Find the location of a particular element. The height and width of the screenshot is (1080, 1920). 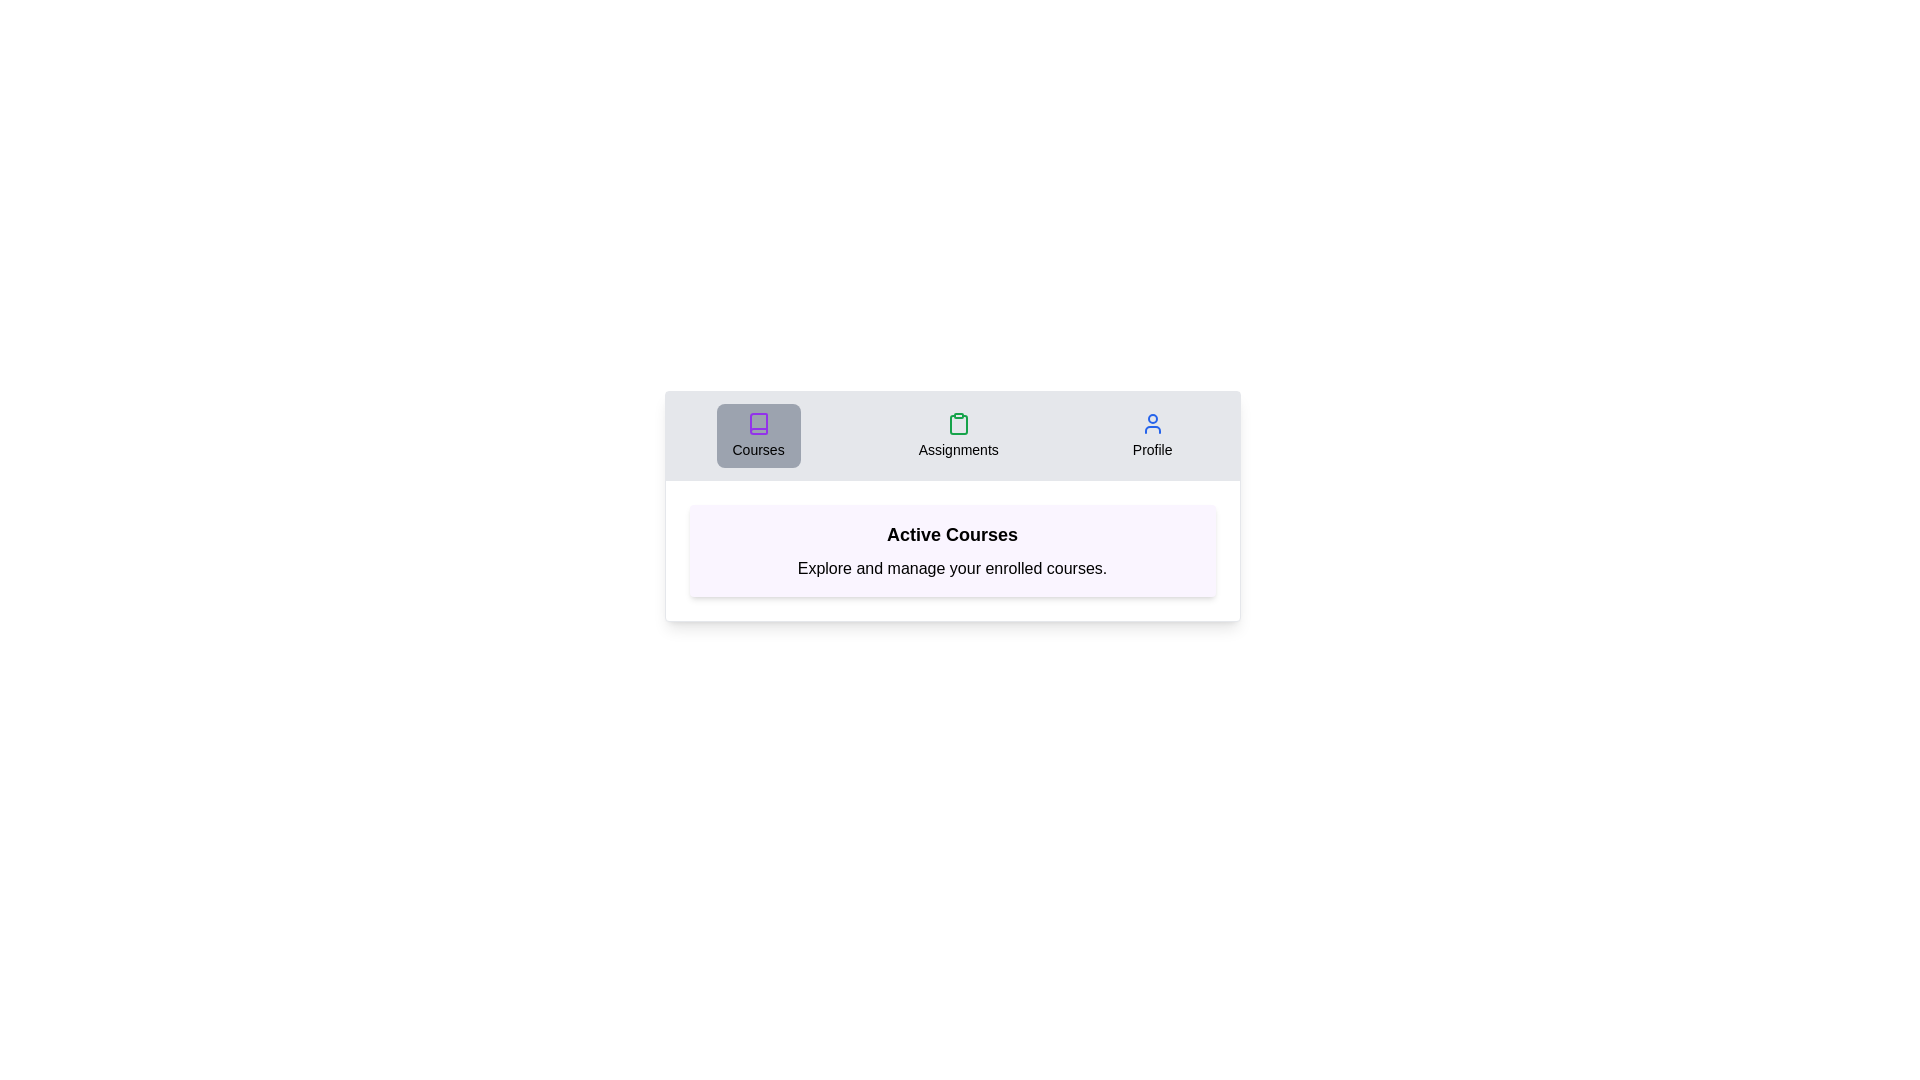

the Profile tab by clicking on its corresponding button is located at coordinates (1152, 434).